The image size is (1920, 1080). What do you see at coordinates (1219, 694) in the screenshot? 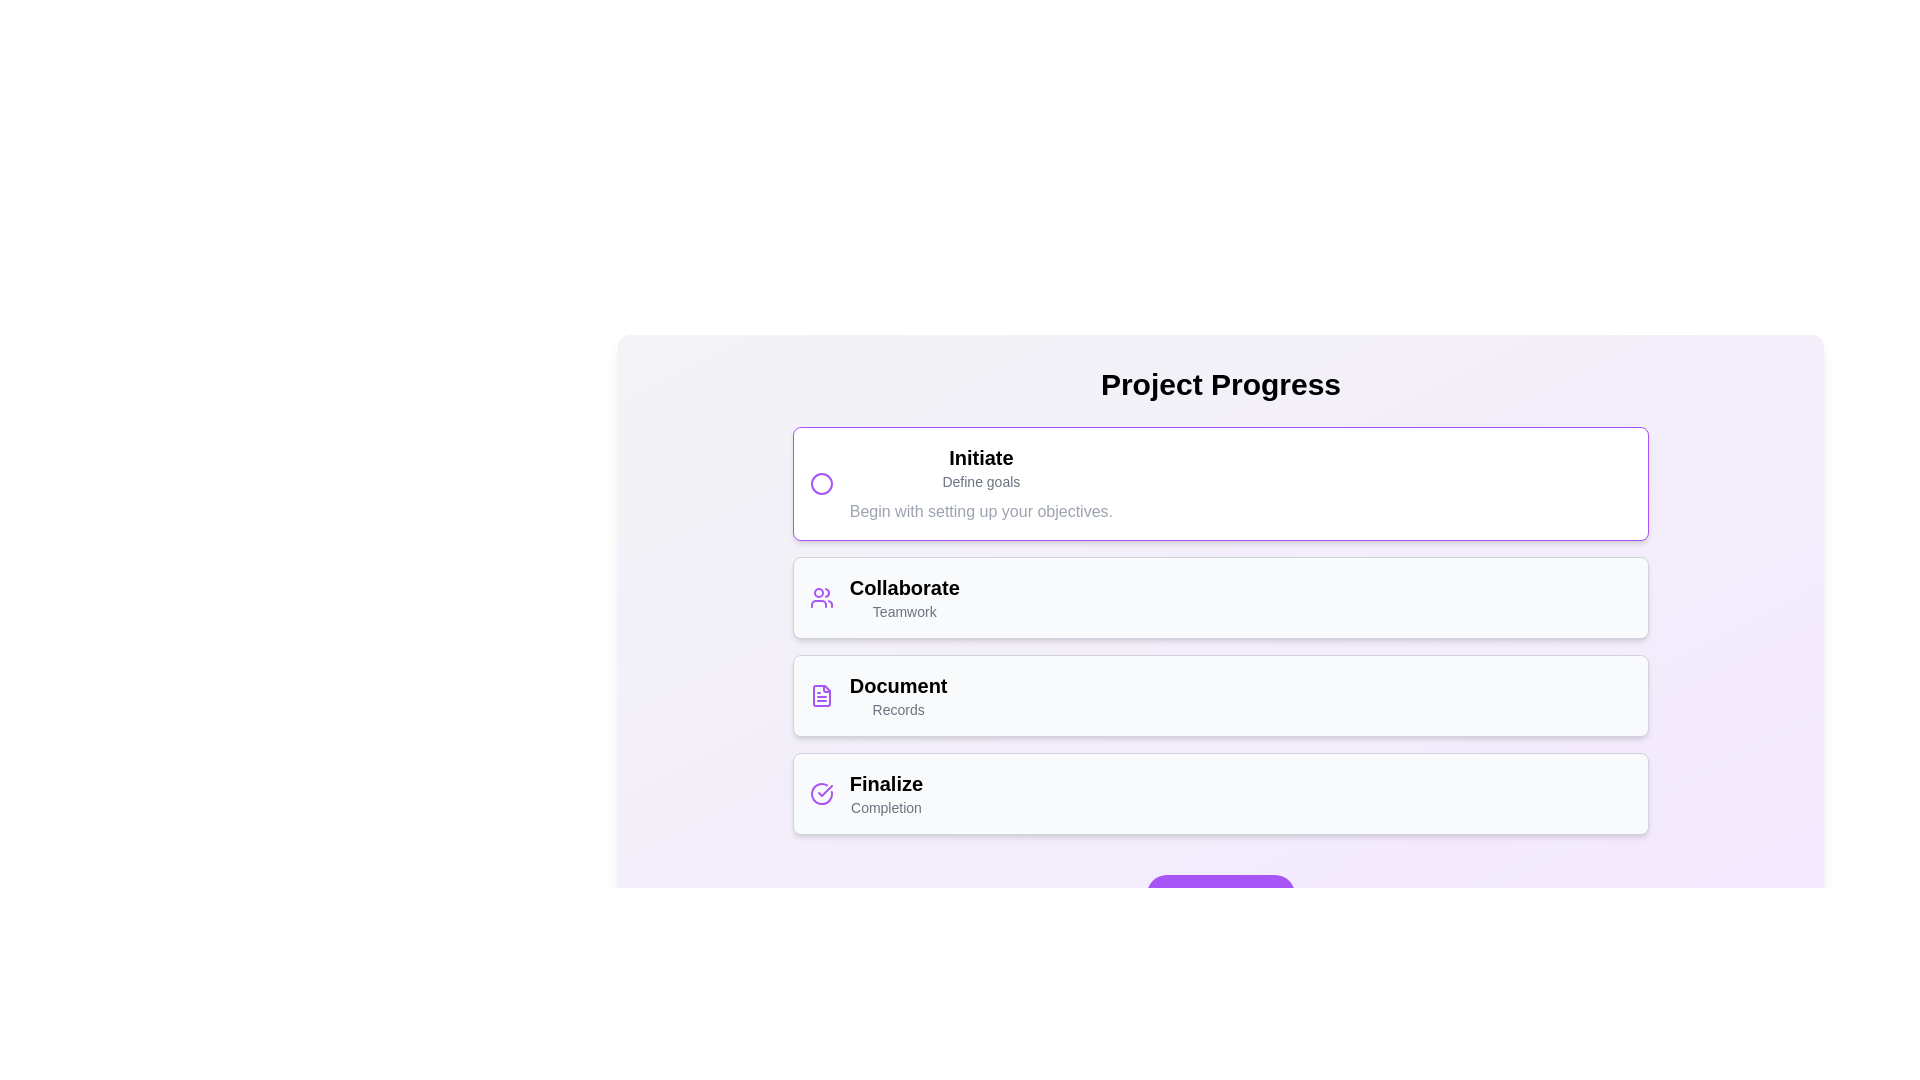
I see `the informational component labeled 'Document' that provides a description of 'Records', located vertically between 'Collaborate - Teamwork' and 'Finalize - Completion'` at bounding box center [1219, 694].